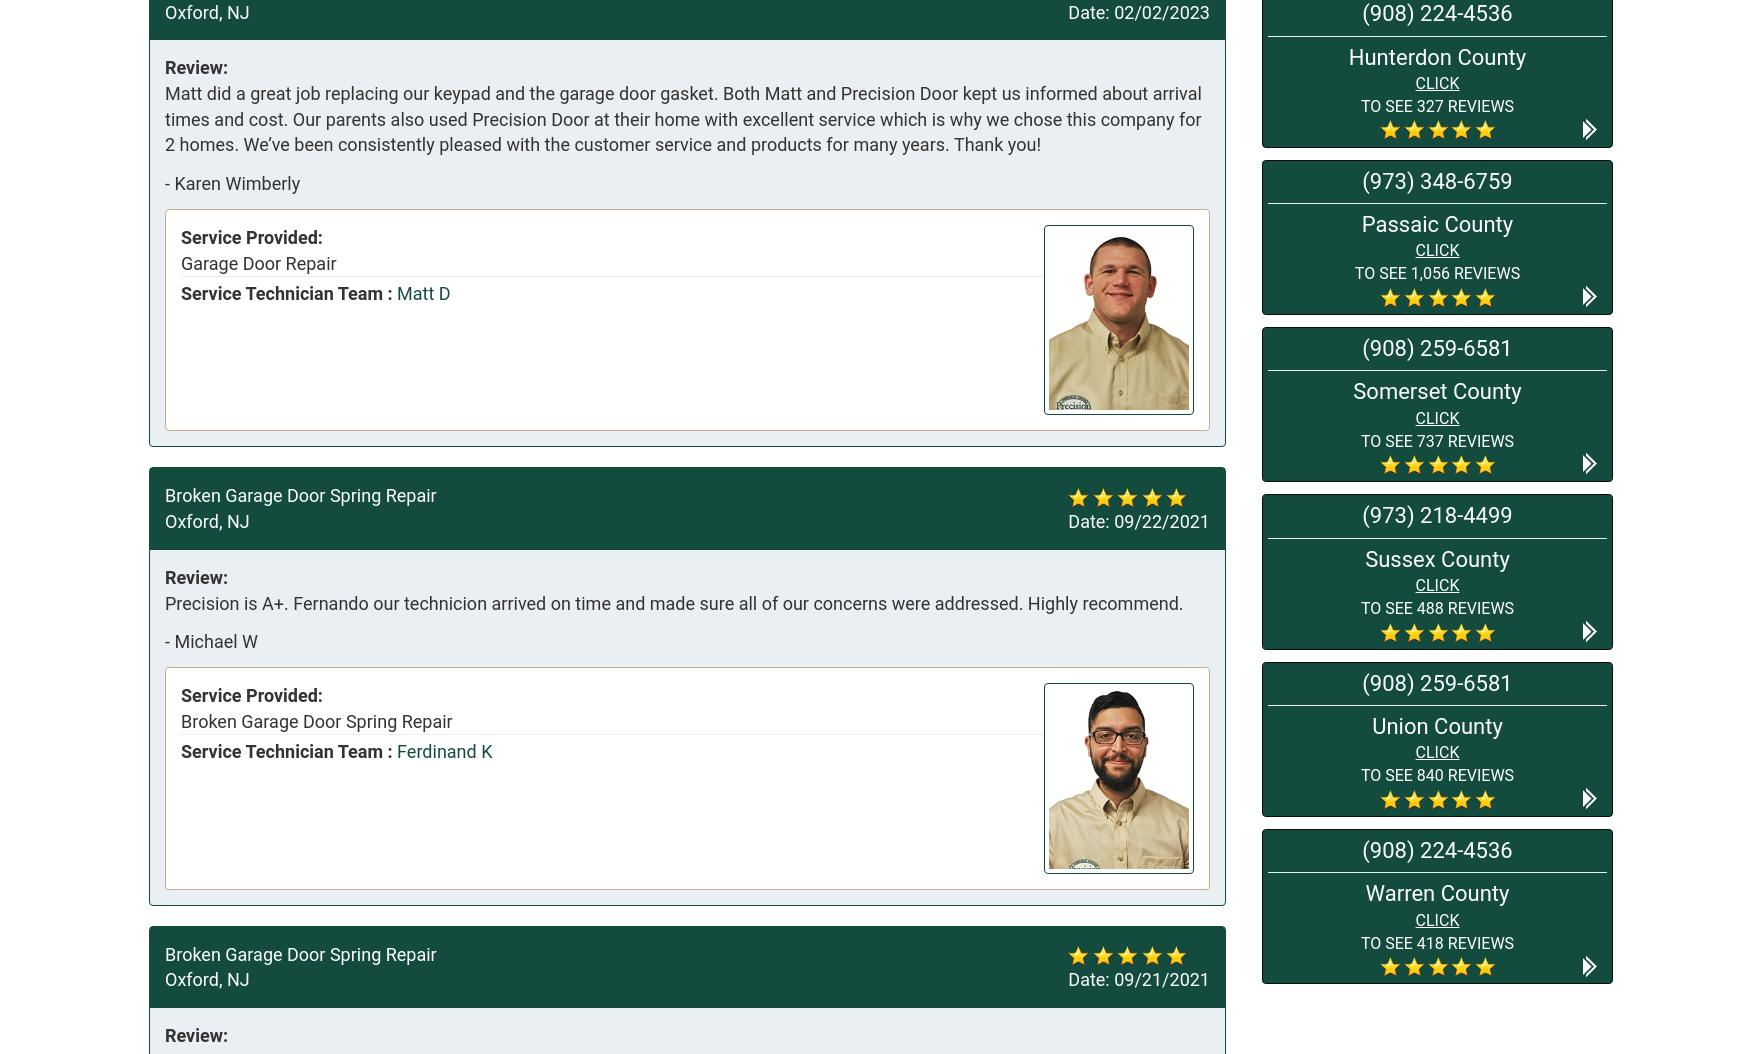  What do you see at coordinates (1435, 893) in the screenshot?
I see `'Warren County'` at bounding box center [1435, 893].